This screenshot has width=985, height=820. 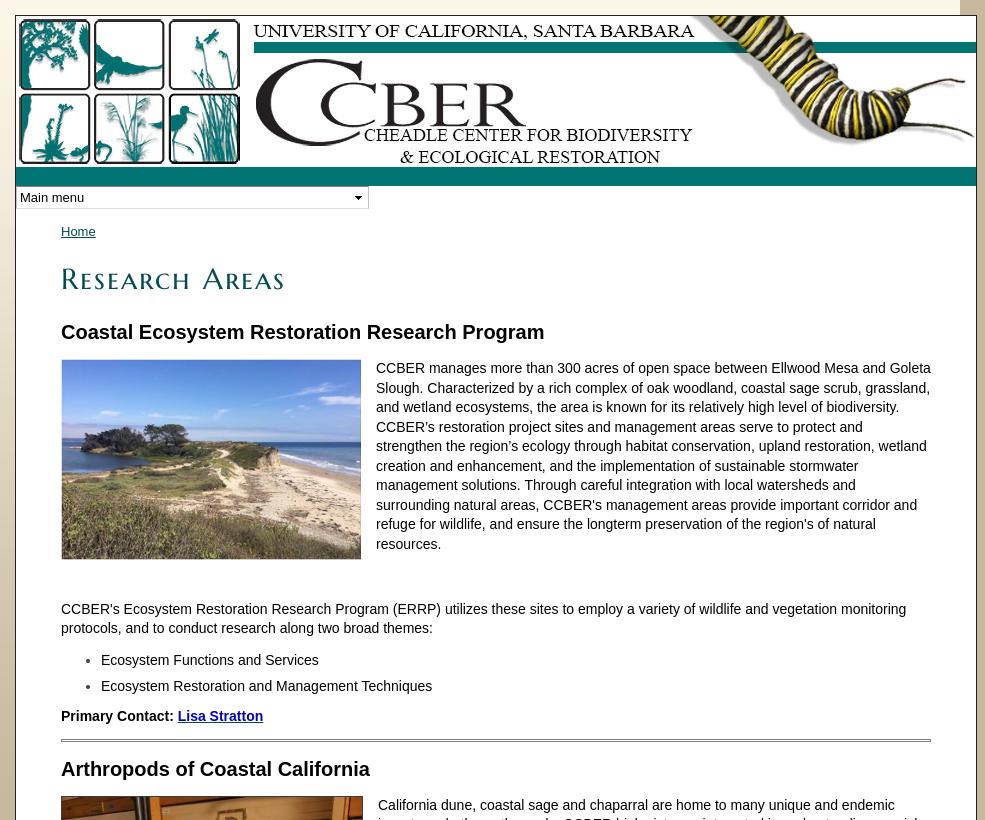 I want to click on 'CCBER's Ecosystem Restoration Research Program (ERRP) utilizes these sites to employ a variety of wildlife and vegetation monitoring protocols, and to conduct research along two broad themes:', so click(x=482, y=617).